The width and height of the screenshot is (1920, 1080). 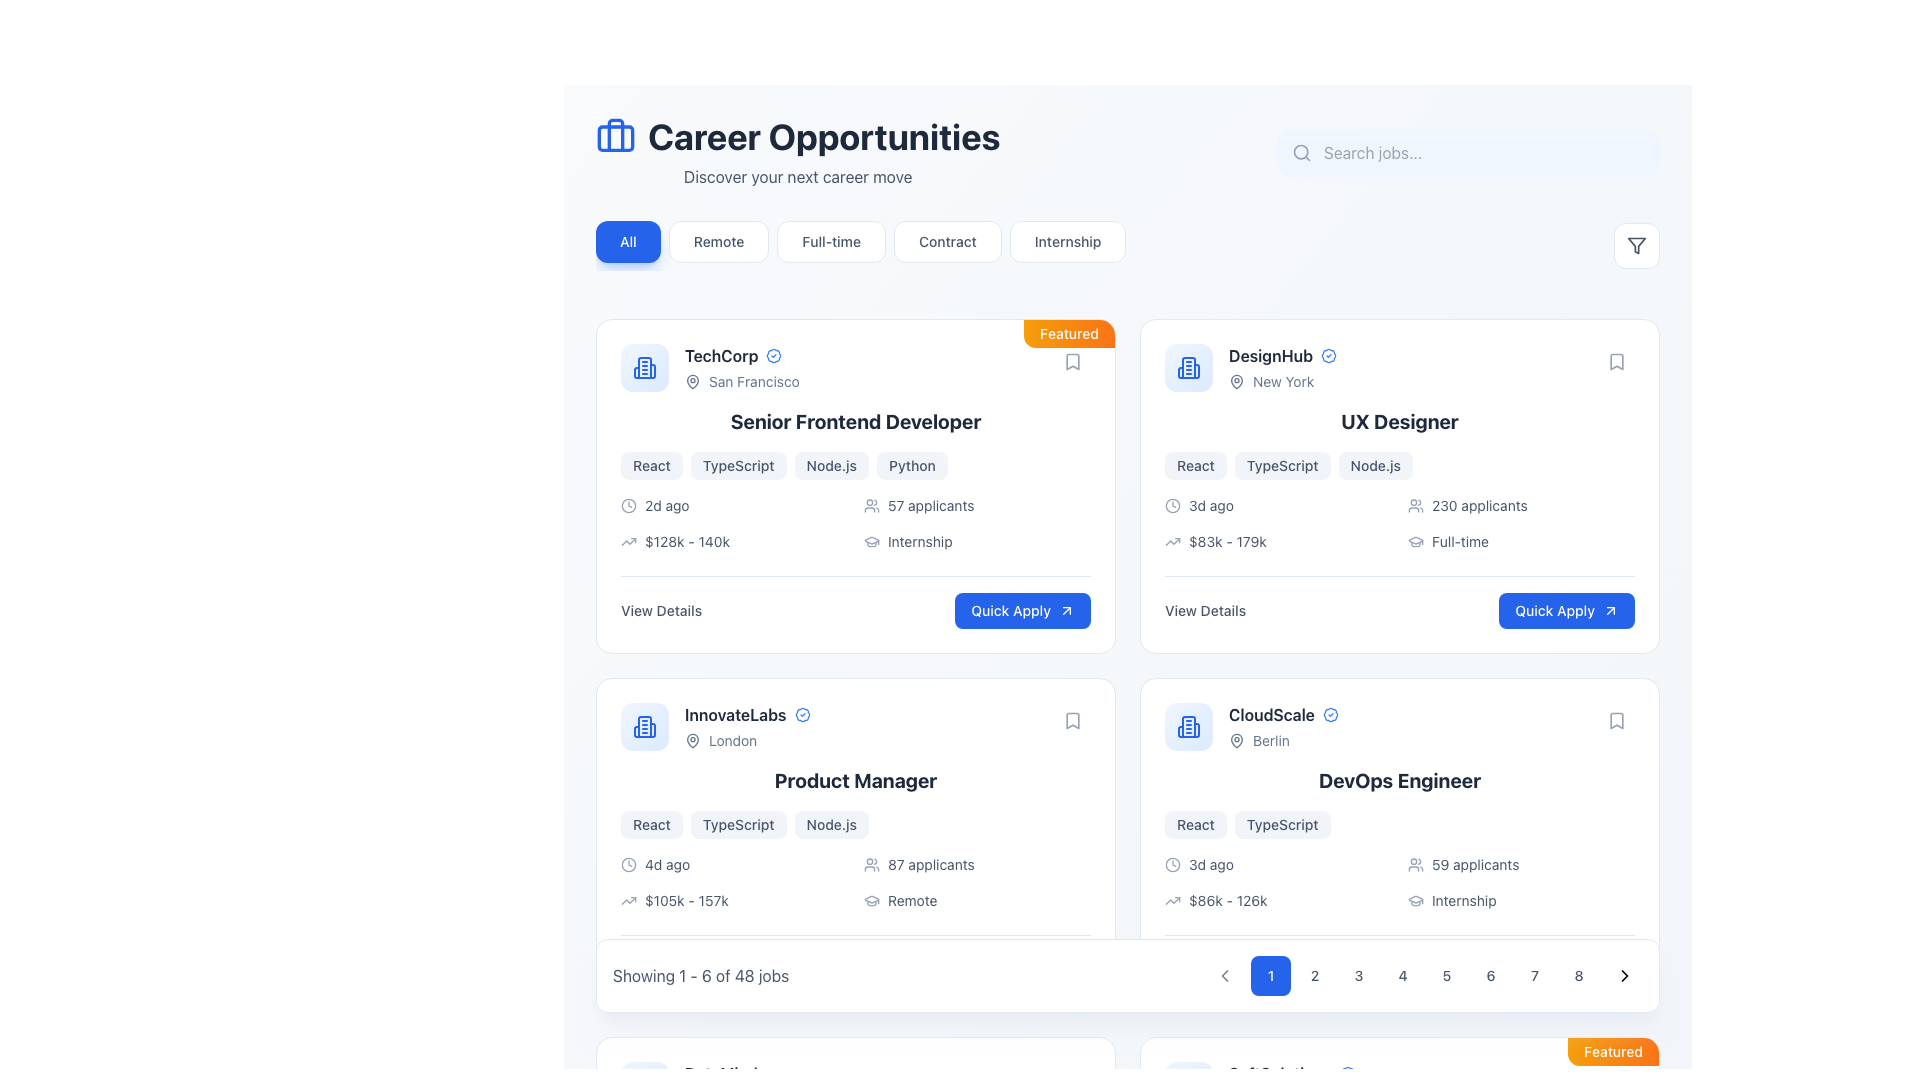 What do you see at coordinates (627, 504) in the screenshot?
I see `the clock icon, which is a minimalistic round clock design with two hands, located to the left of the '2d ago' text in the top-left job box for the 'TechCorp' job listing` at bounding box center [627, 504].